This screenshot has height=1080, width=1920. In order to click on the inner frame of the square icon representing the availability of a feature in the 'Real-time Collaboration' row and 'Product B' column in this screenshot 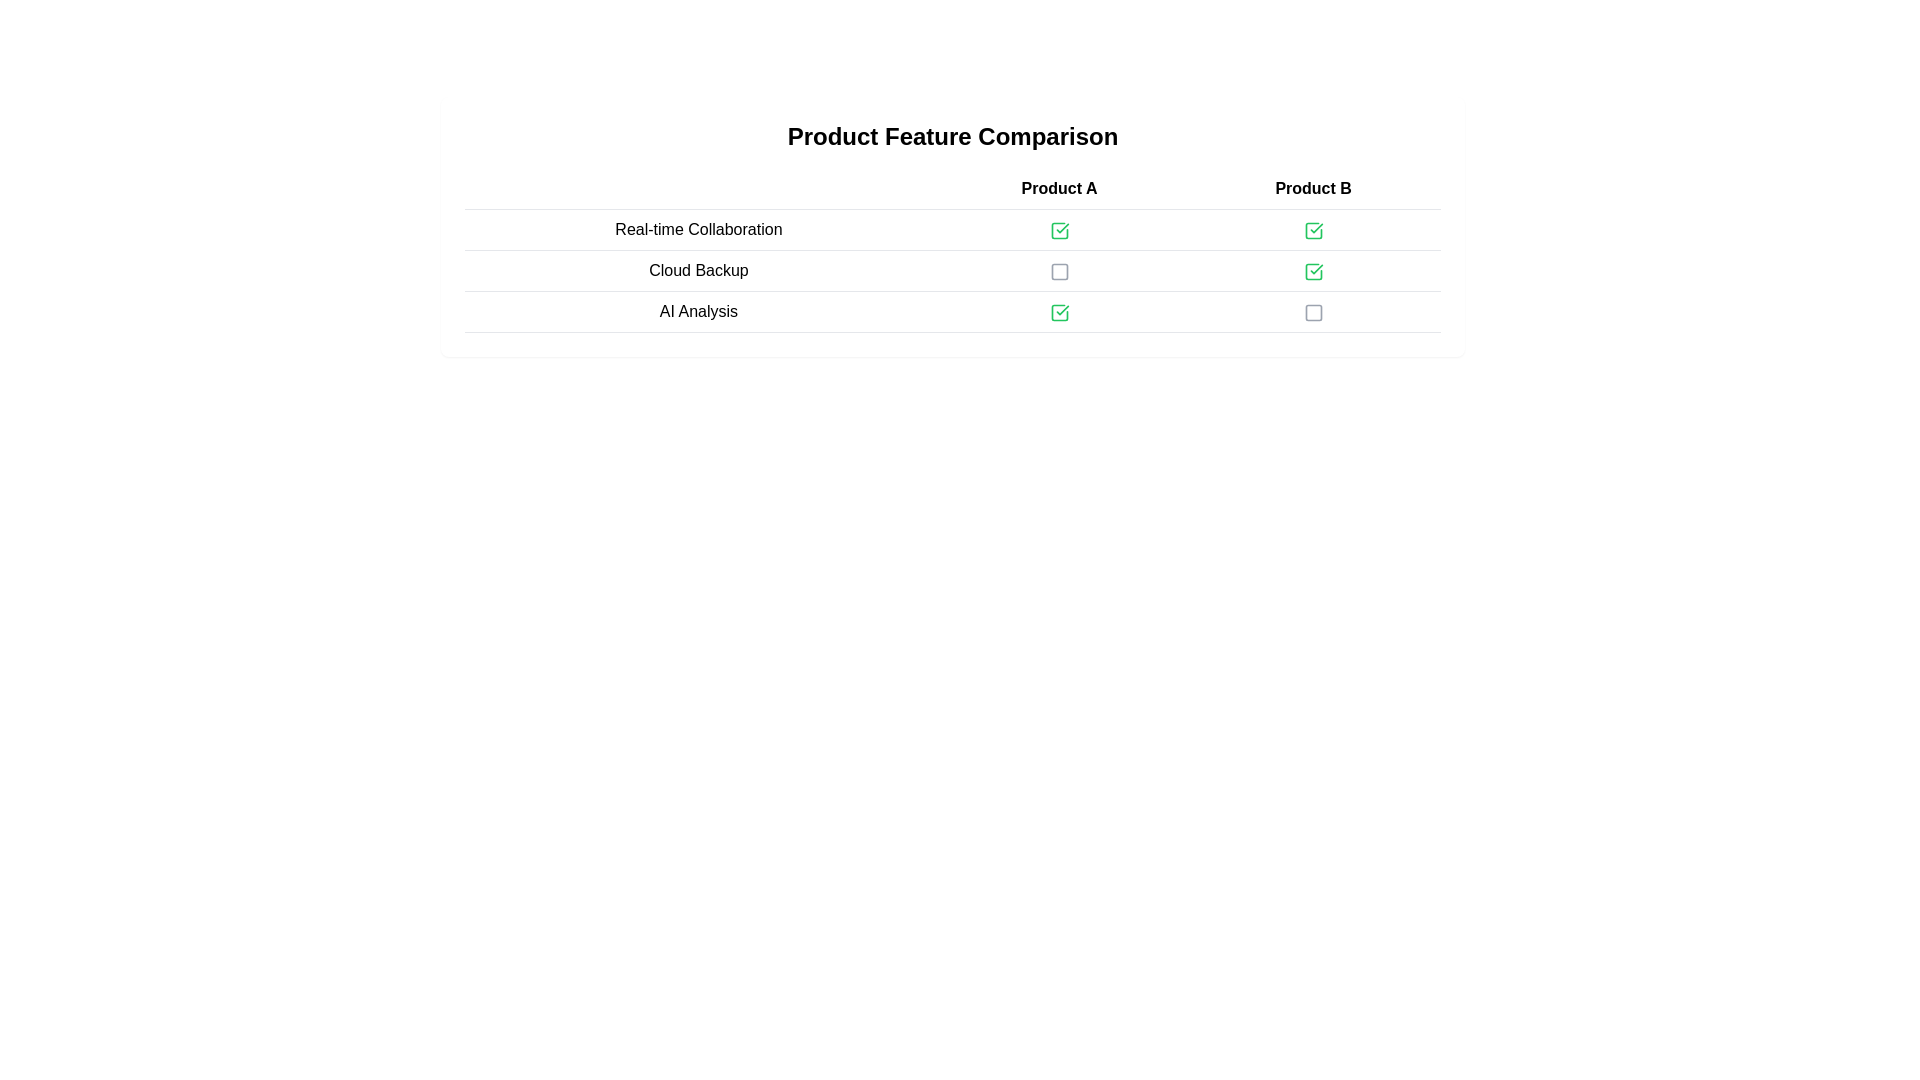, I will do `click(1058, 229)`.